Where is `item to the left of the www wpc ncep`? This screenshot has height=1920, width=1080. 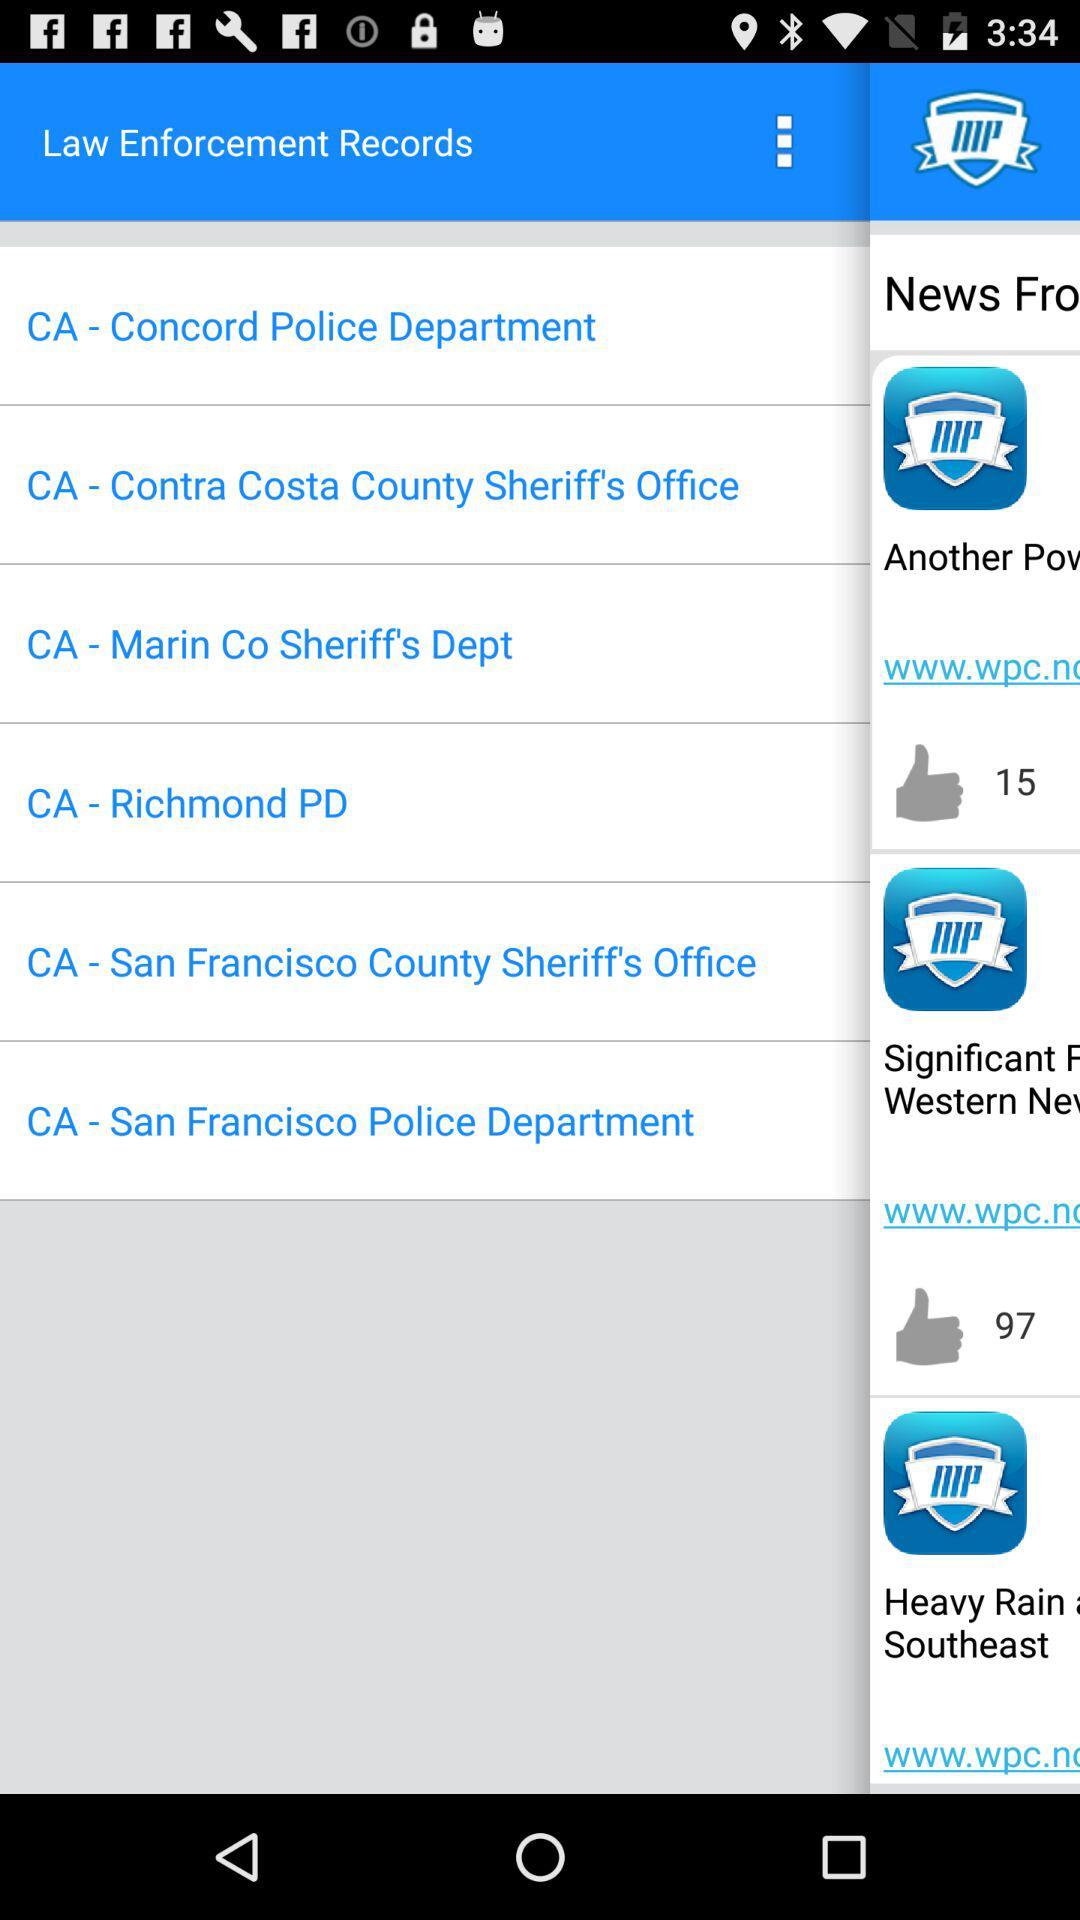
item to the left of the www wpc ncep is located at coordinates (268, 643).